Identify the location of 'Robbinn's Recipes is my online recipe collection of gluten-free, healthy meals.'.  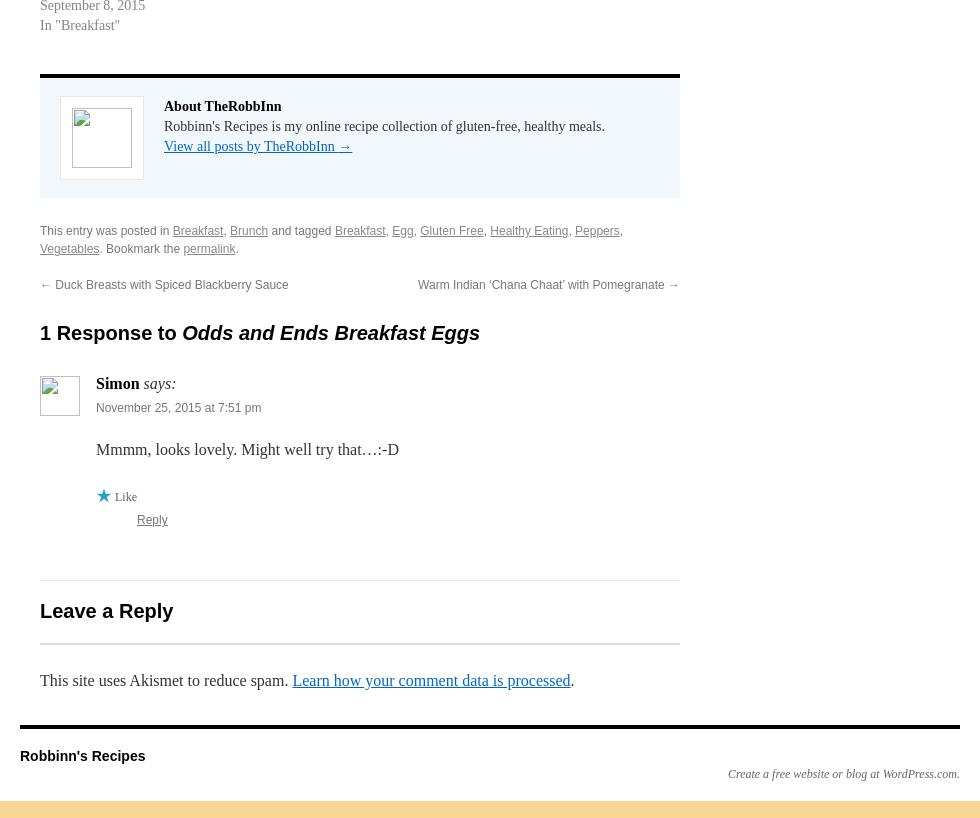
(384, 126).